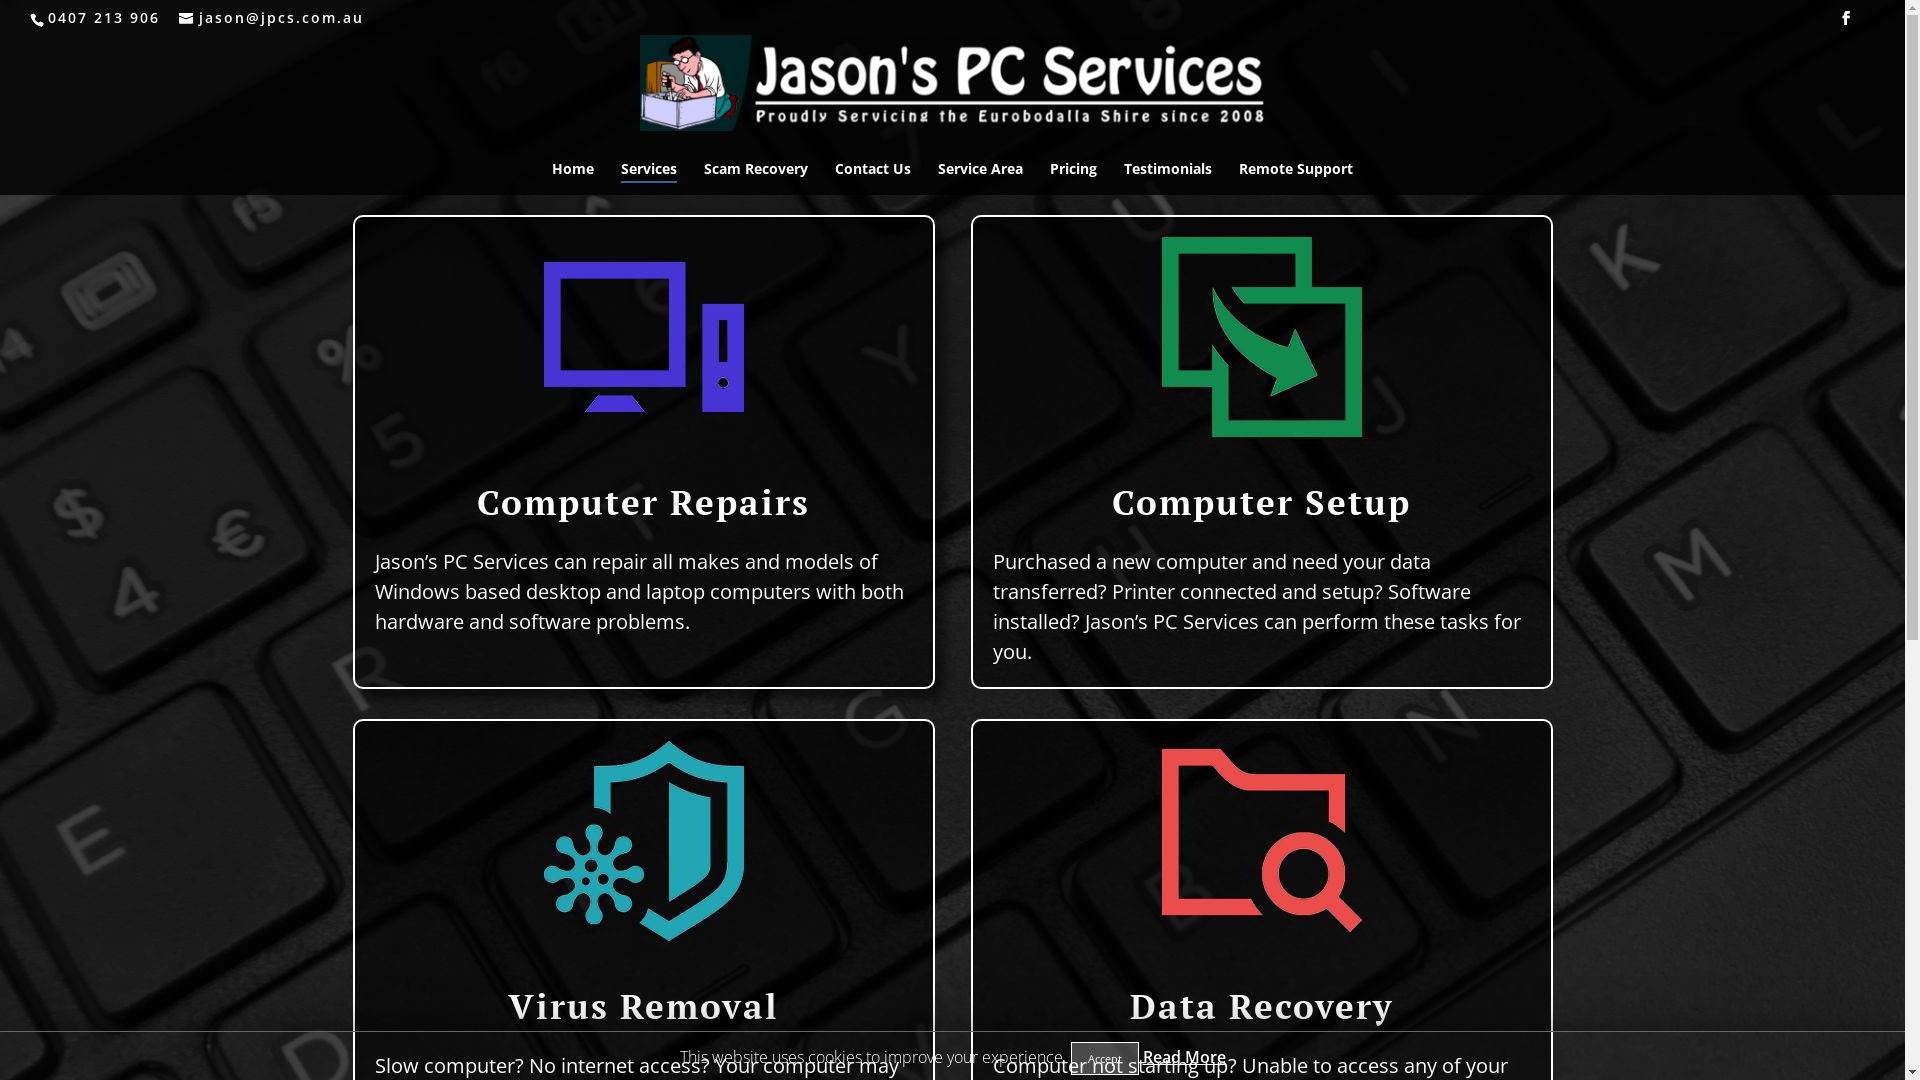  I want to click on 'Services', so click(648, 176).